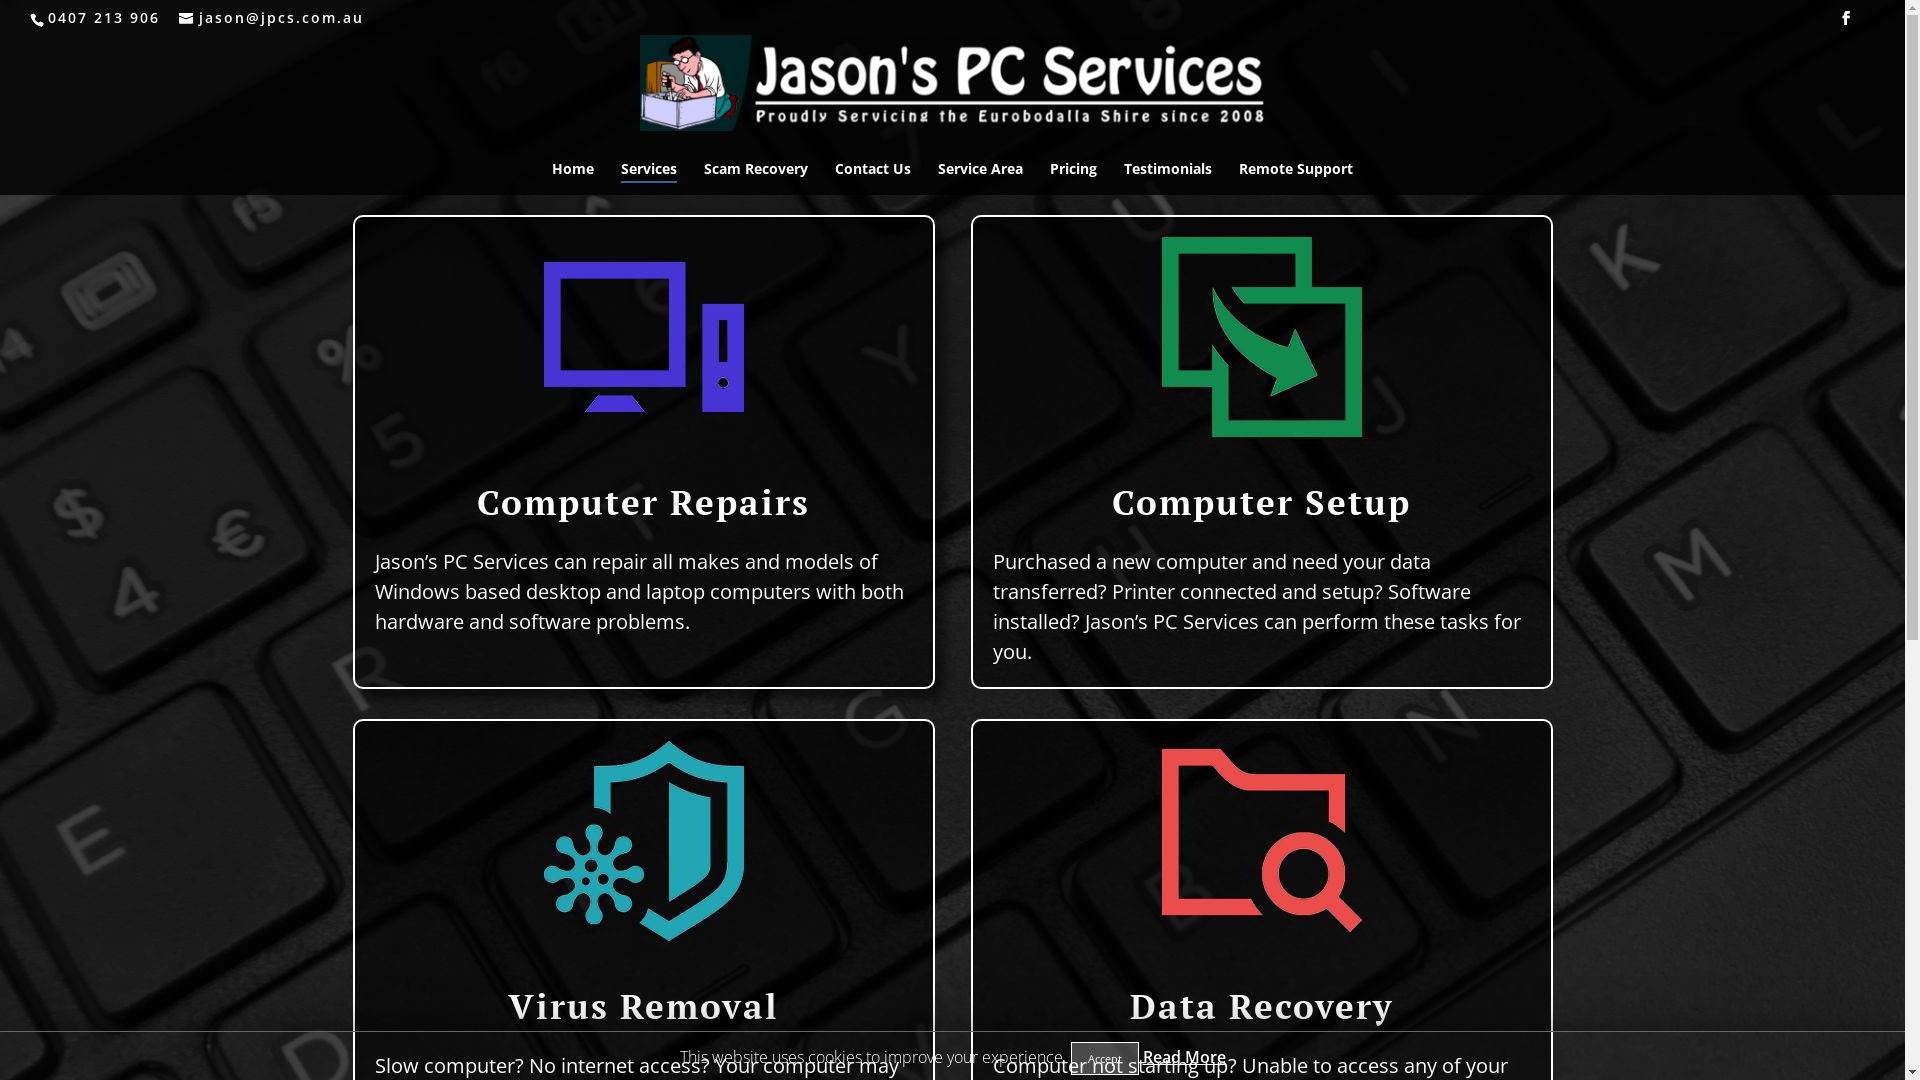  I want to click on 'Services', so click(648, 176).